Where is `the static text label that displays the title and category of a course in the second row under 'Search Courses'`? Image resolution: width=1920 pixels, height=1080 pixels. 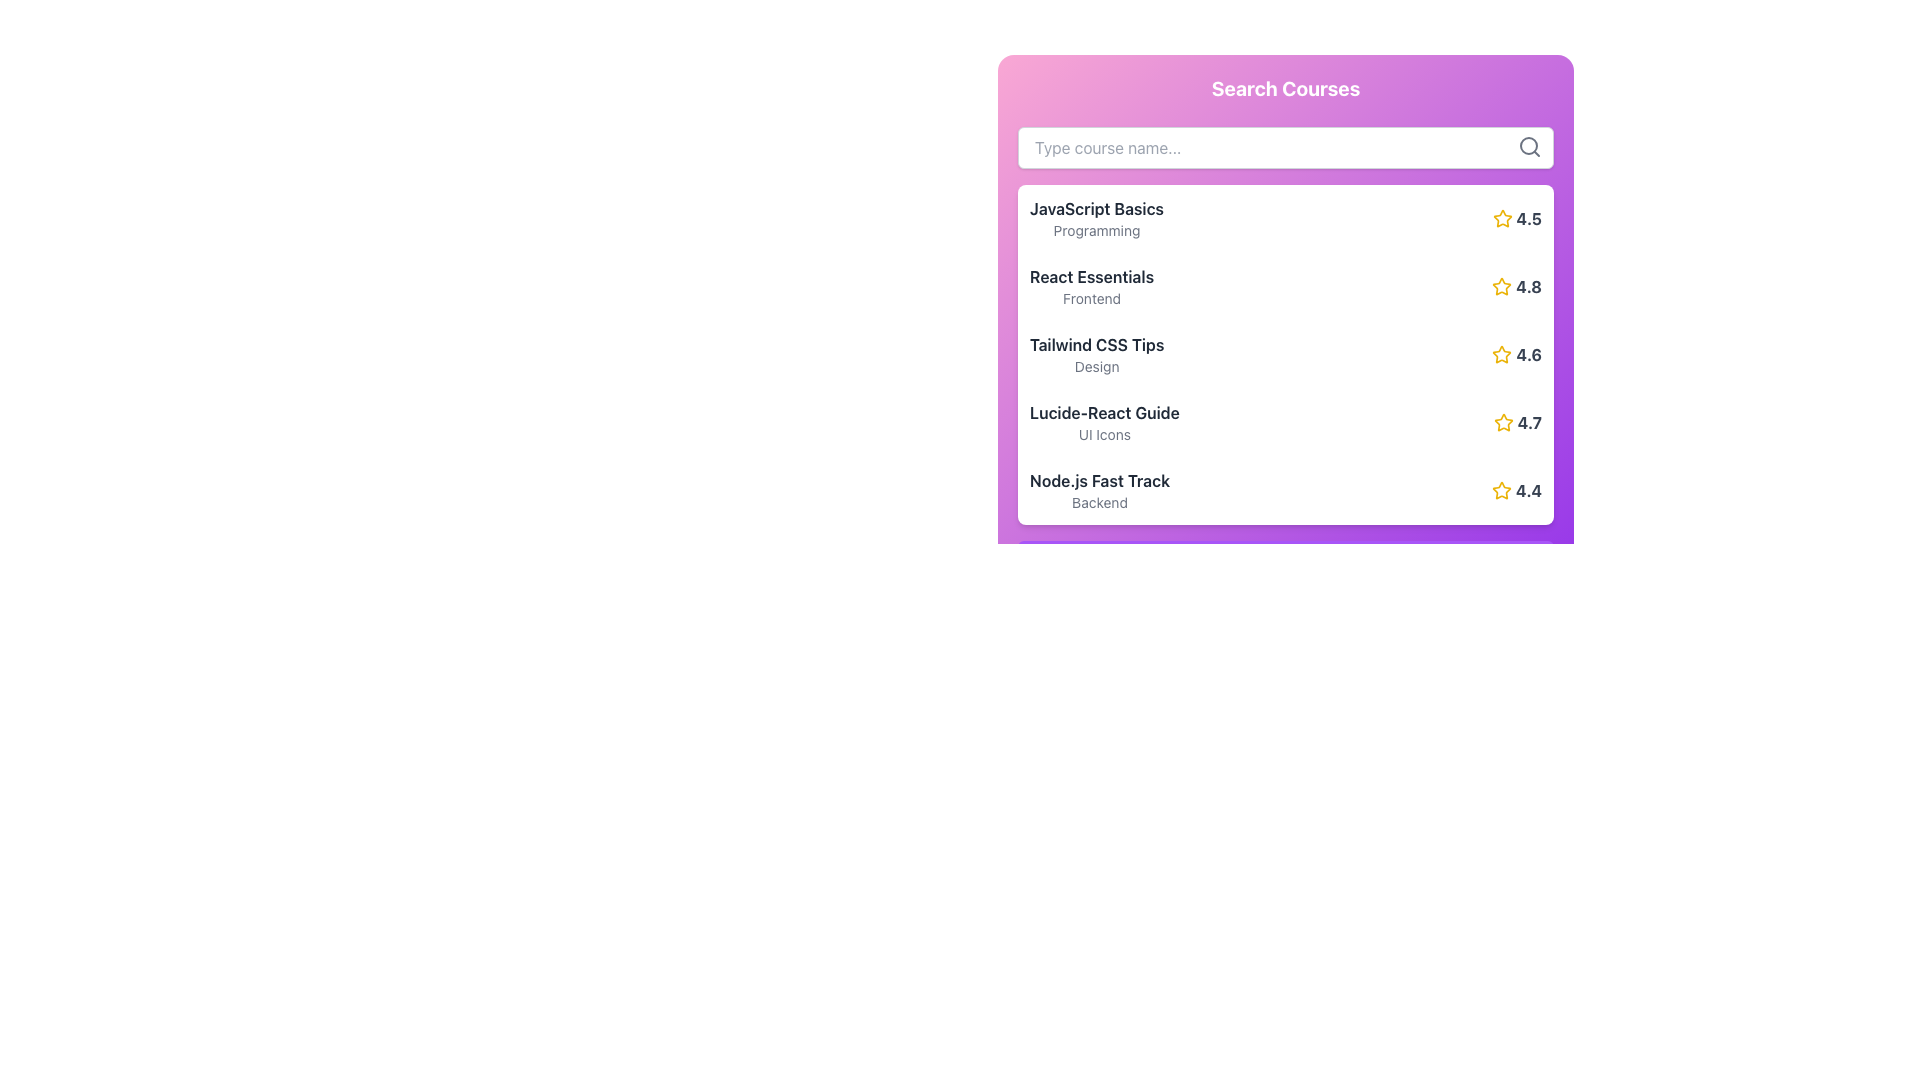 the static text label that displays the title and category of a course in the second row under 'Search Courses' is located at coordinates (1091, 286).